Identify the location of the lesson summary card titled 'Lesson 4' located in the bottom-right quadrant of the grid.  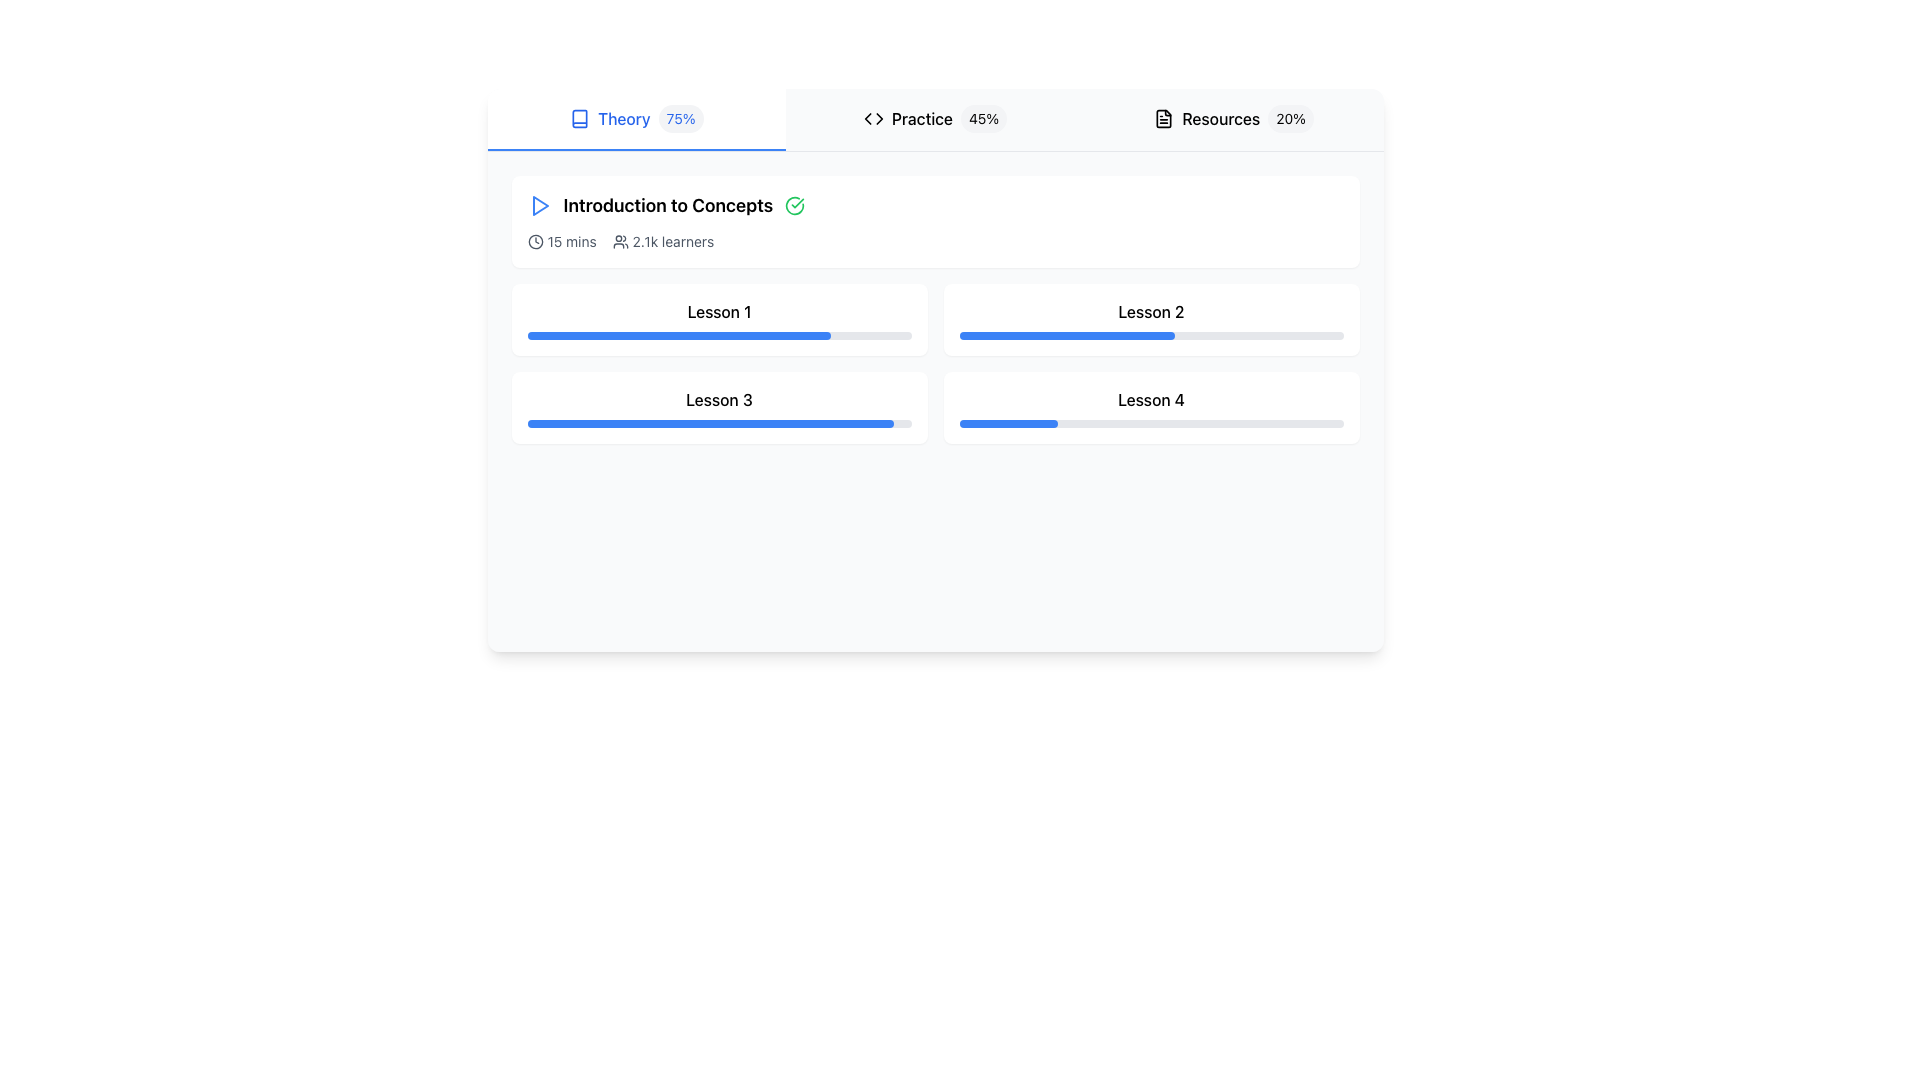
(1151, 407).